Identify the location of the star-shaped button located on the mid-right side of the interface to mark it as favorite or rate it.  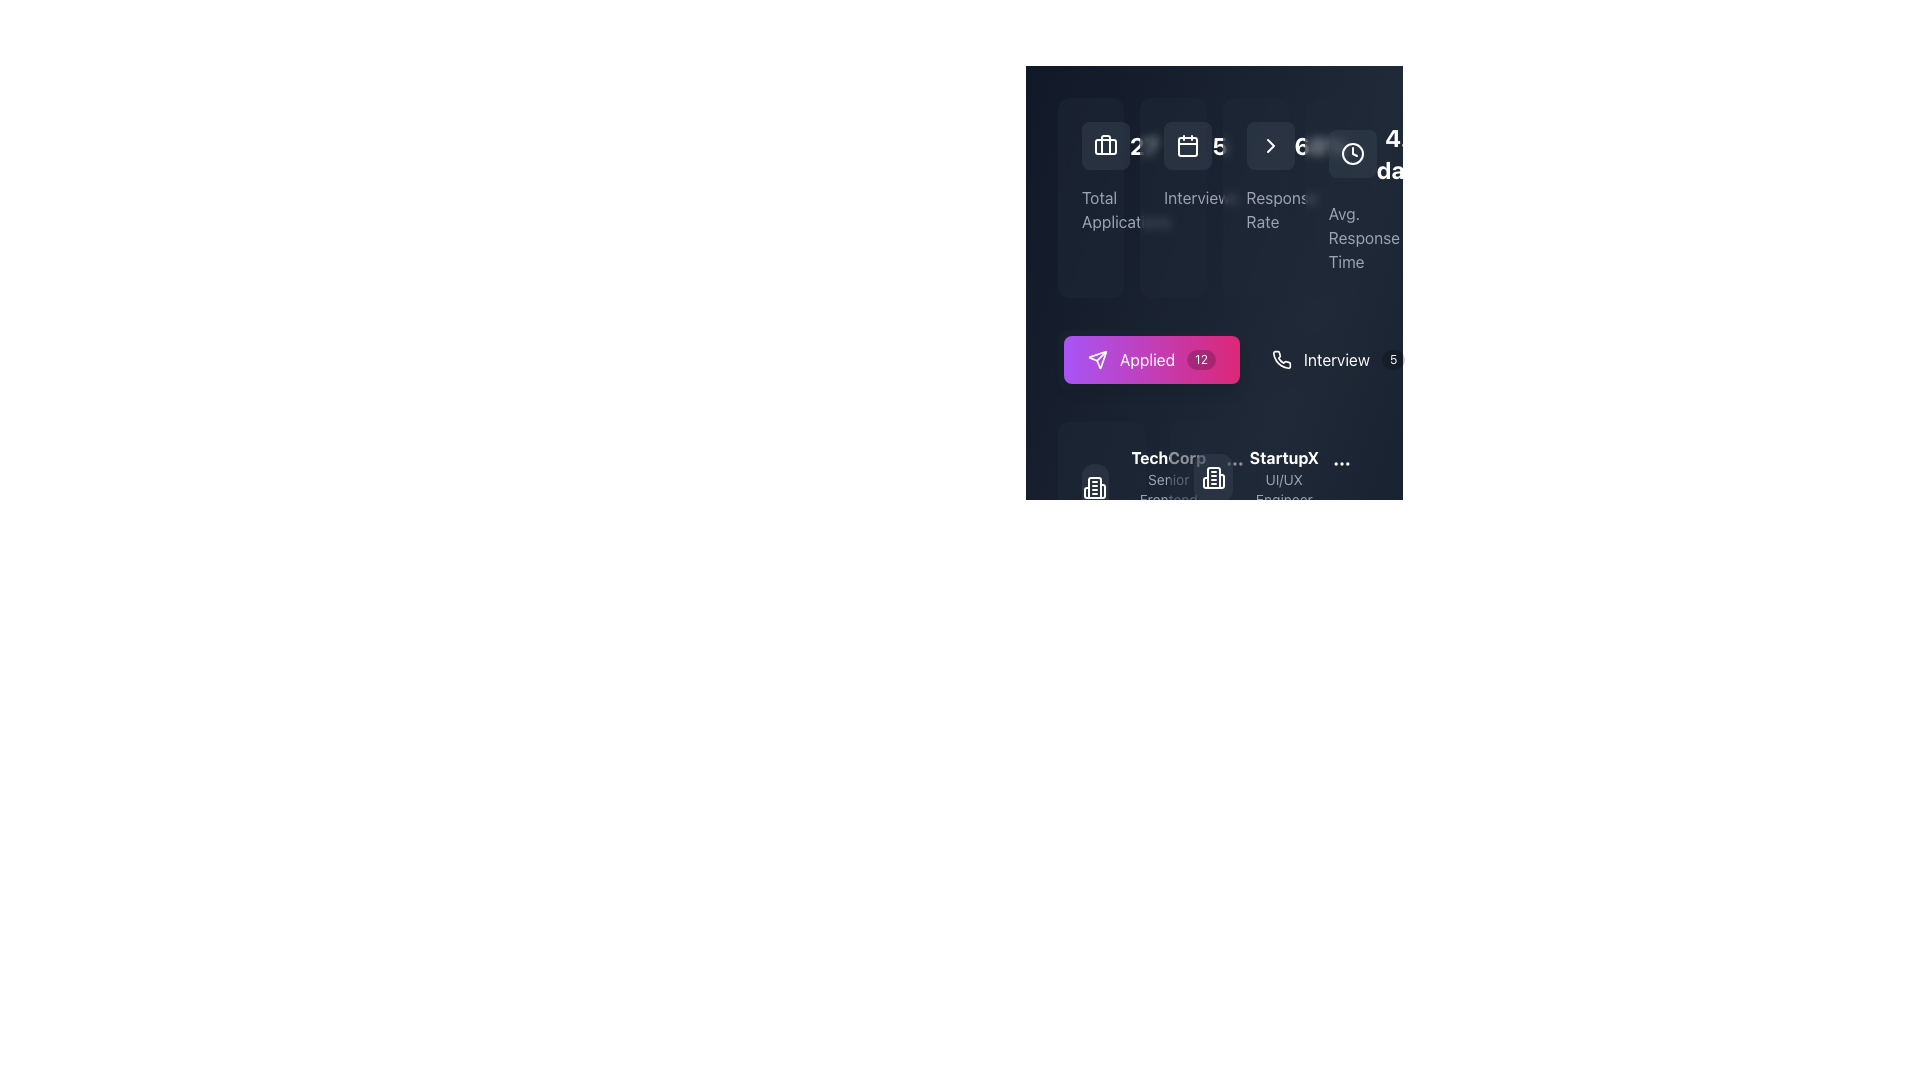
(1143, 747).